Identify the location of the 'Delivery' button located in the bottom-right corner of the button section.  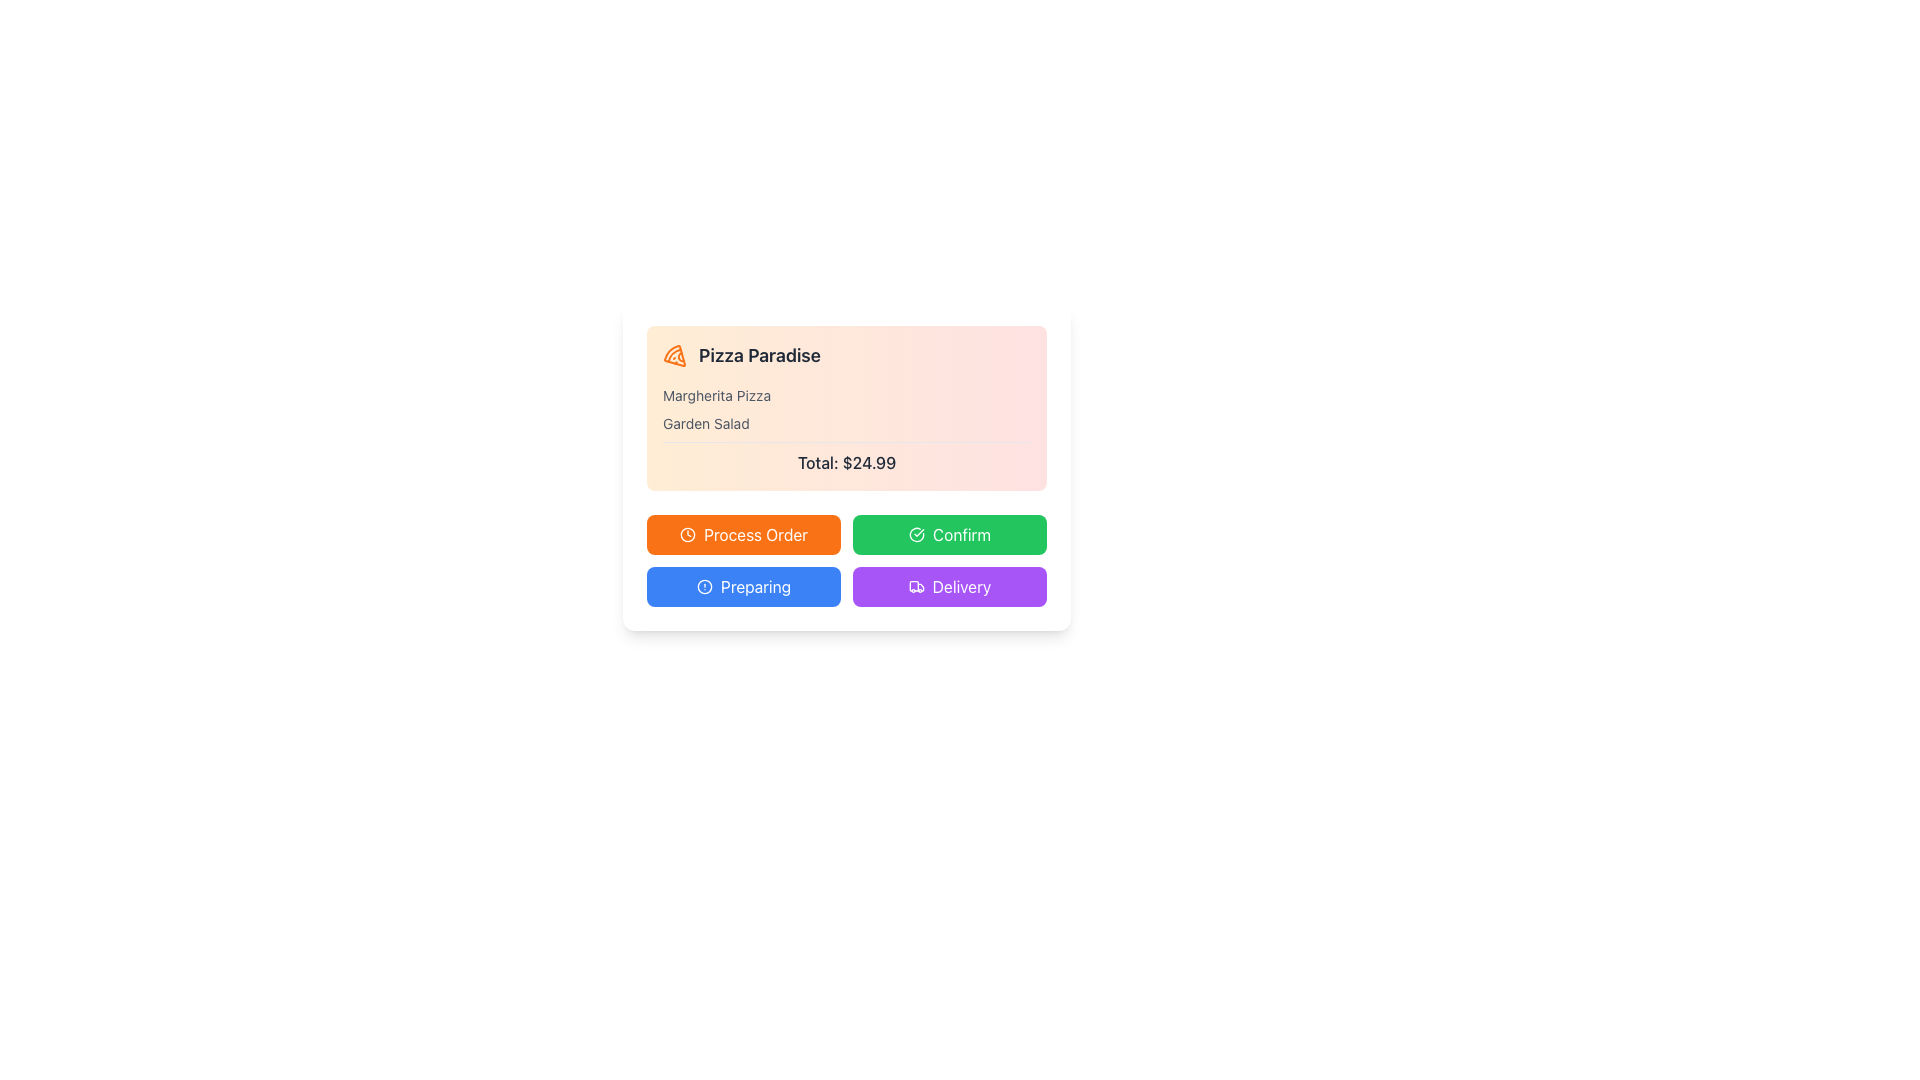
(961, 585).